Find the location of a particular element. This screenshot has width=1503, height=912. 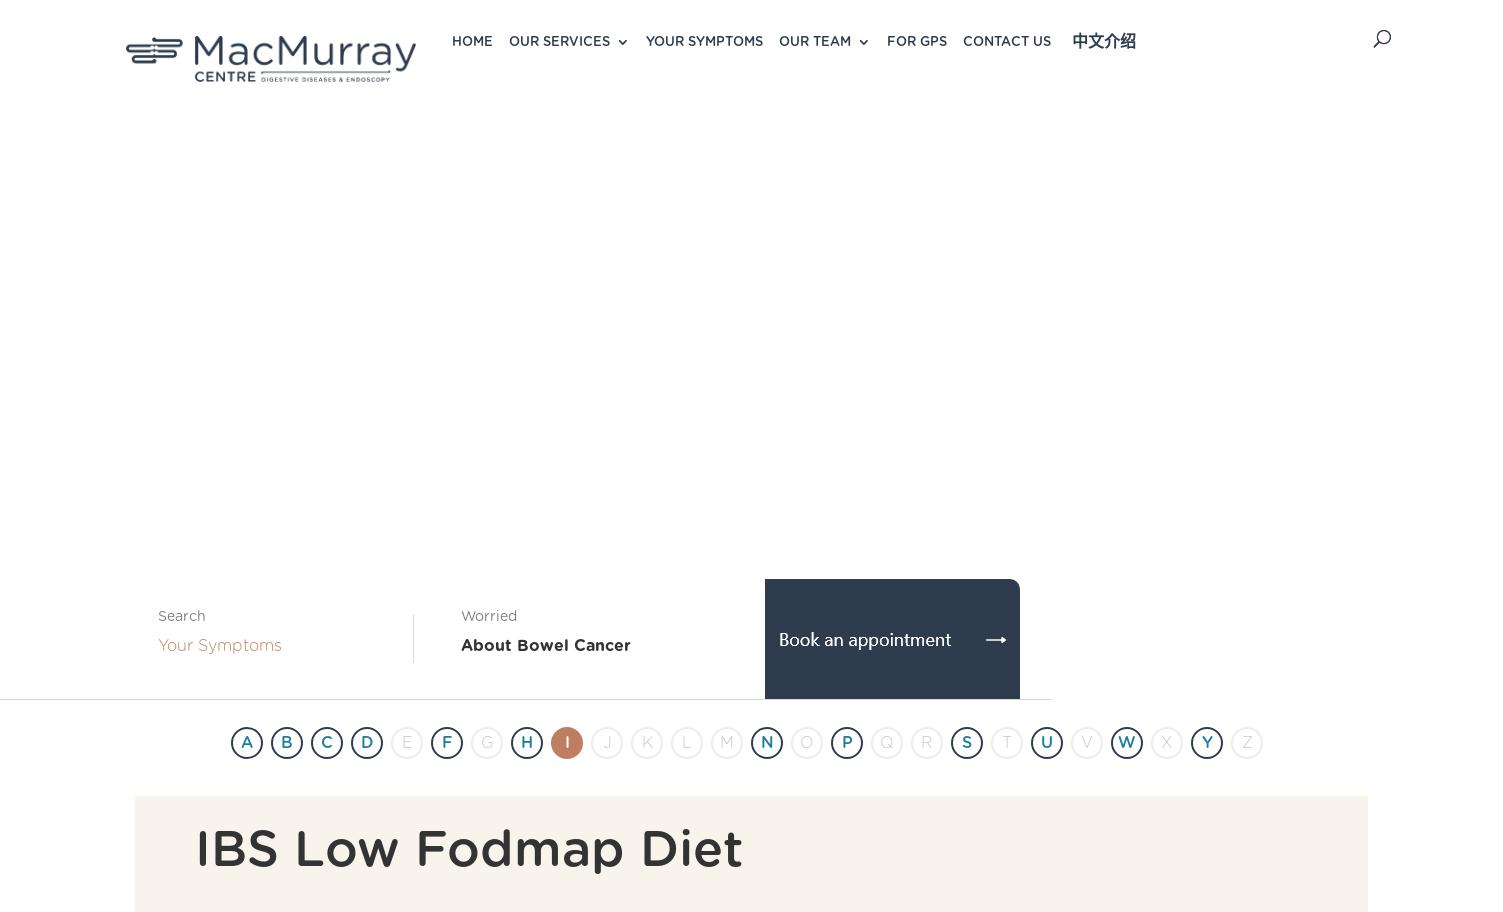

'Contact Us' is located at coordinates (1007, 41).